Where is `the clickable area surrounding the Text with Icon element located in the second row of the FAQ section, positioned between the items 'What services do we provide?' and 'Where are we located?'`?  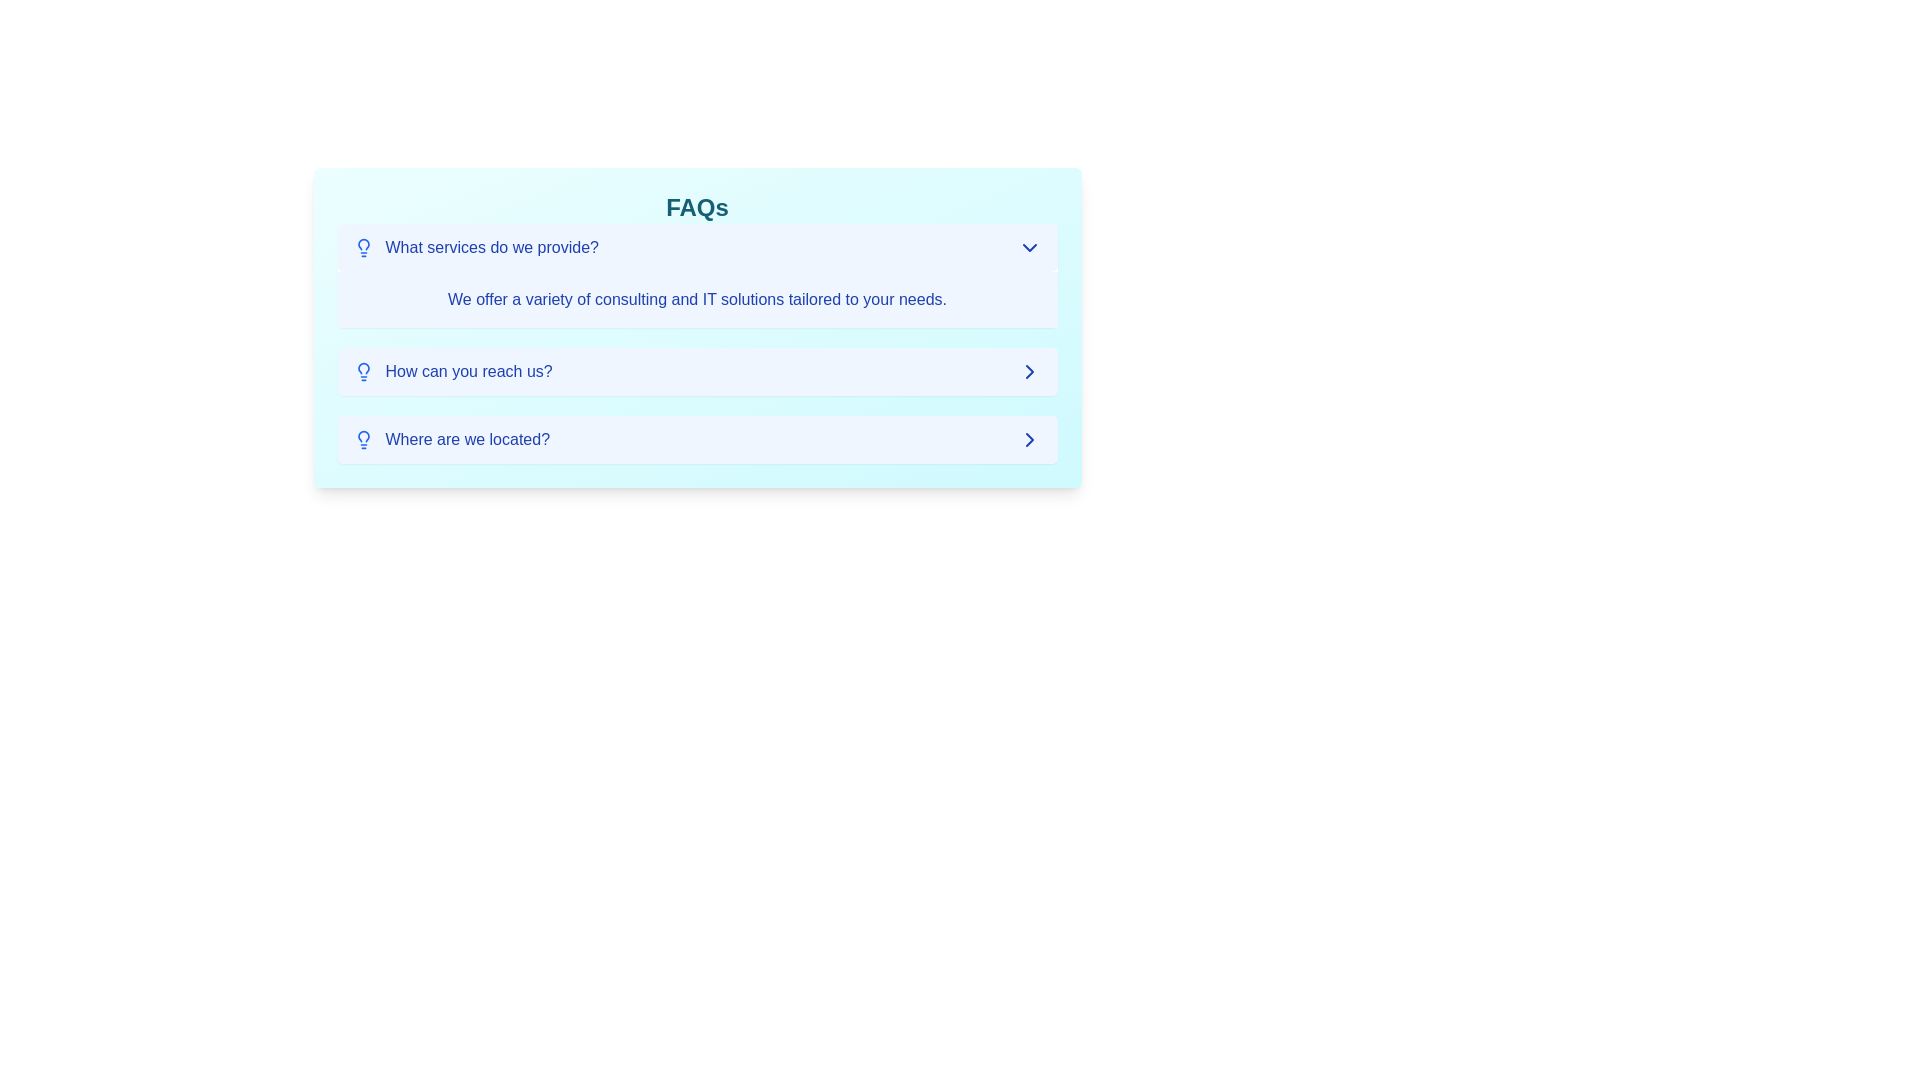 the clickable area surrounding the Text with Icon element located in the second row of the FAQ section, positioned between the items 'What services do we provide?' and 'Where are we located?' is located at coordinates (452, 371).